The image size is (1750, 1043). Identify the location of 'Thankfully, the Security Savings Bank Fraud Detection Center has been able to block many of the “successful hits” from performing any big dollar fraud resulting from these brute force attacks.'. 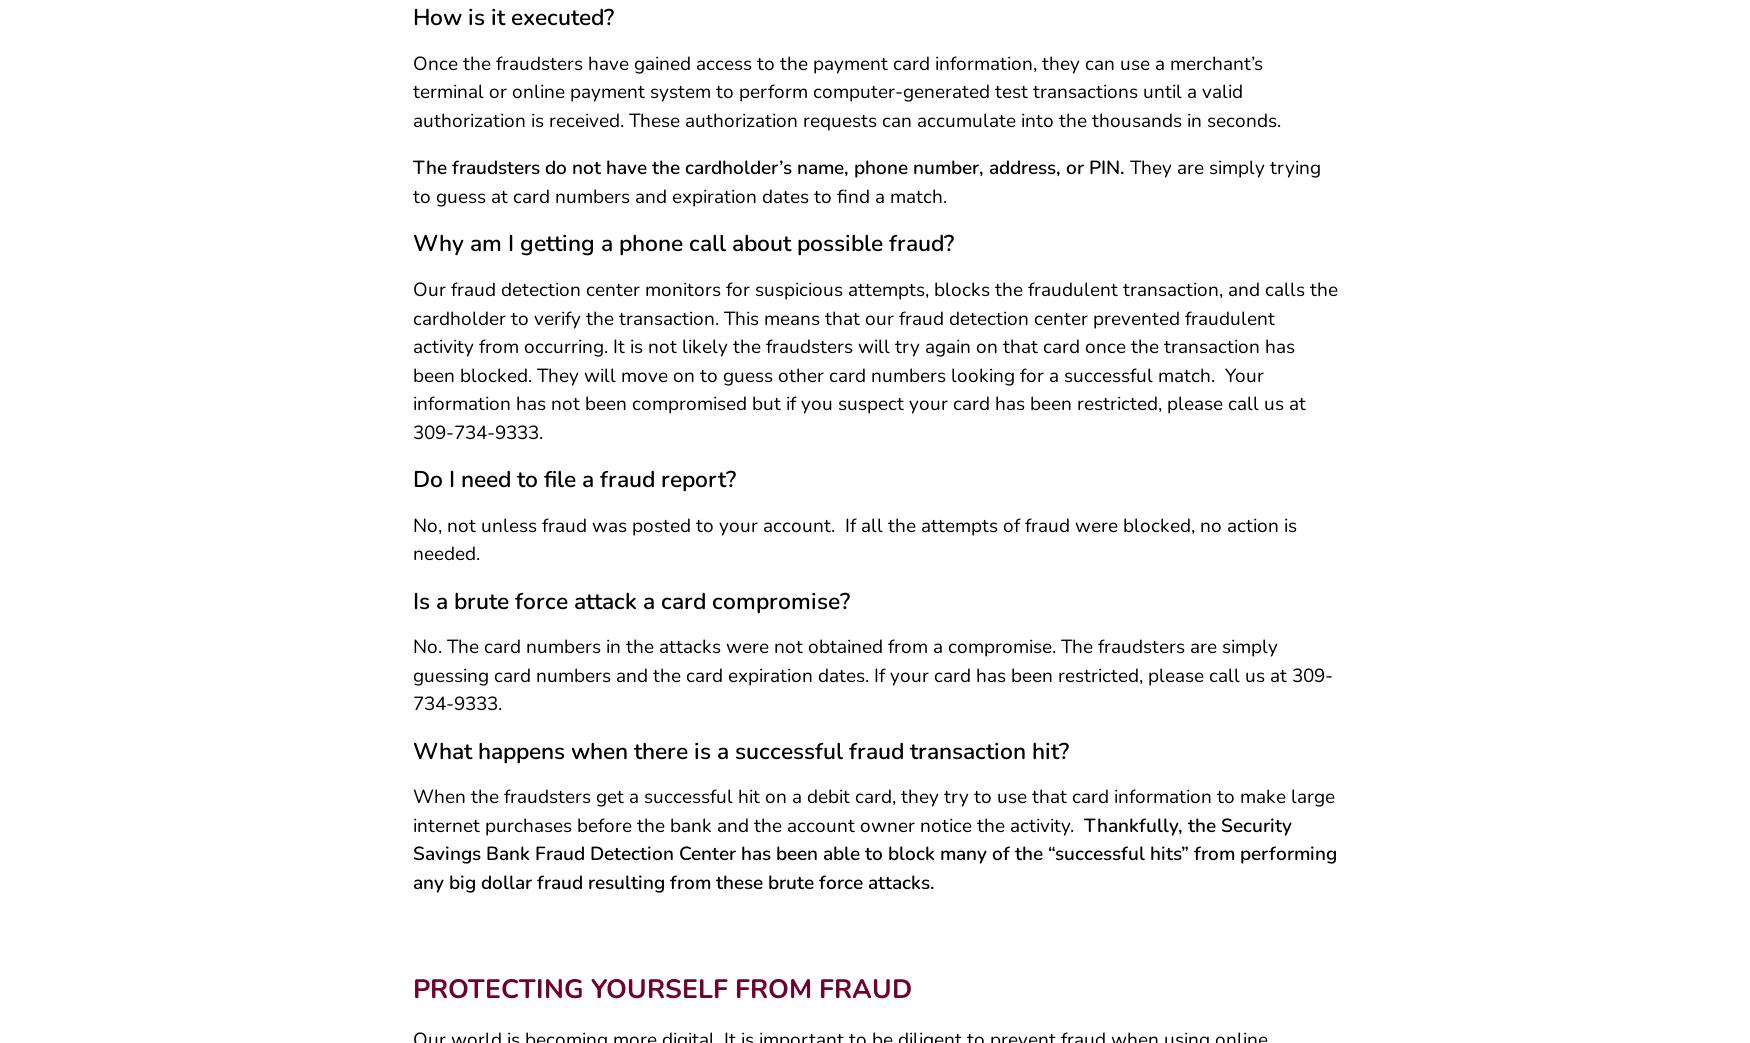
(873, 861).